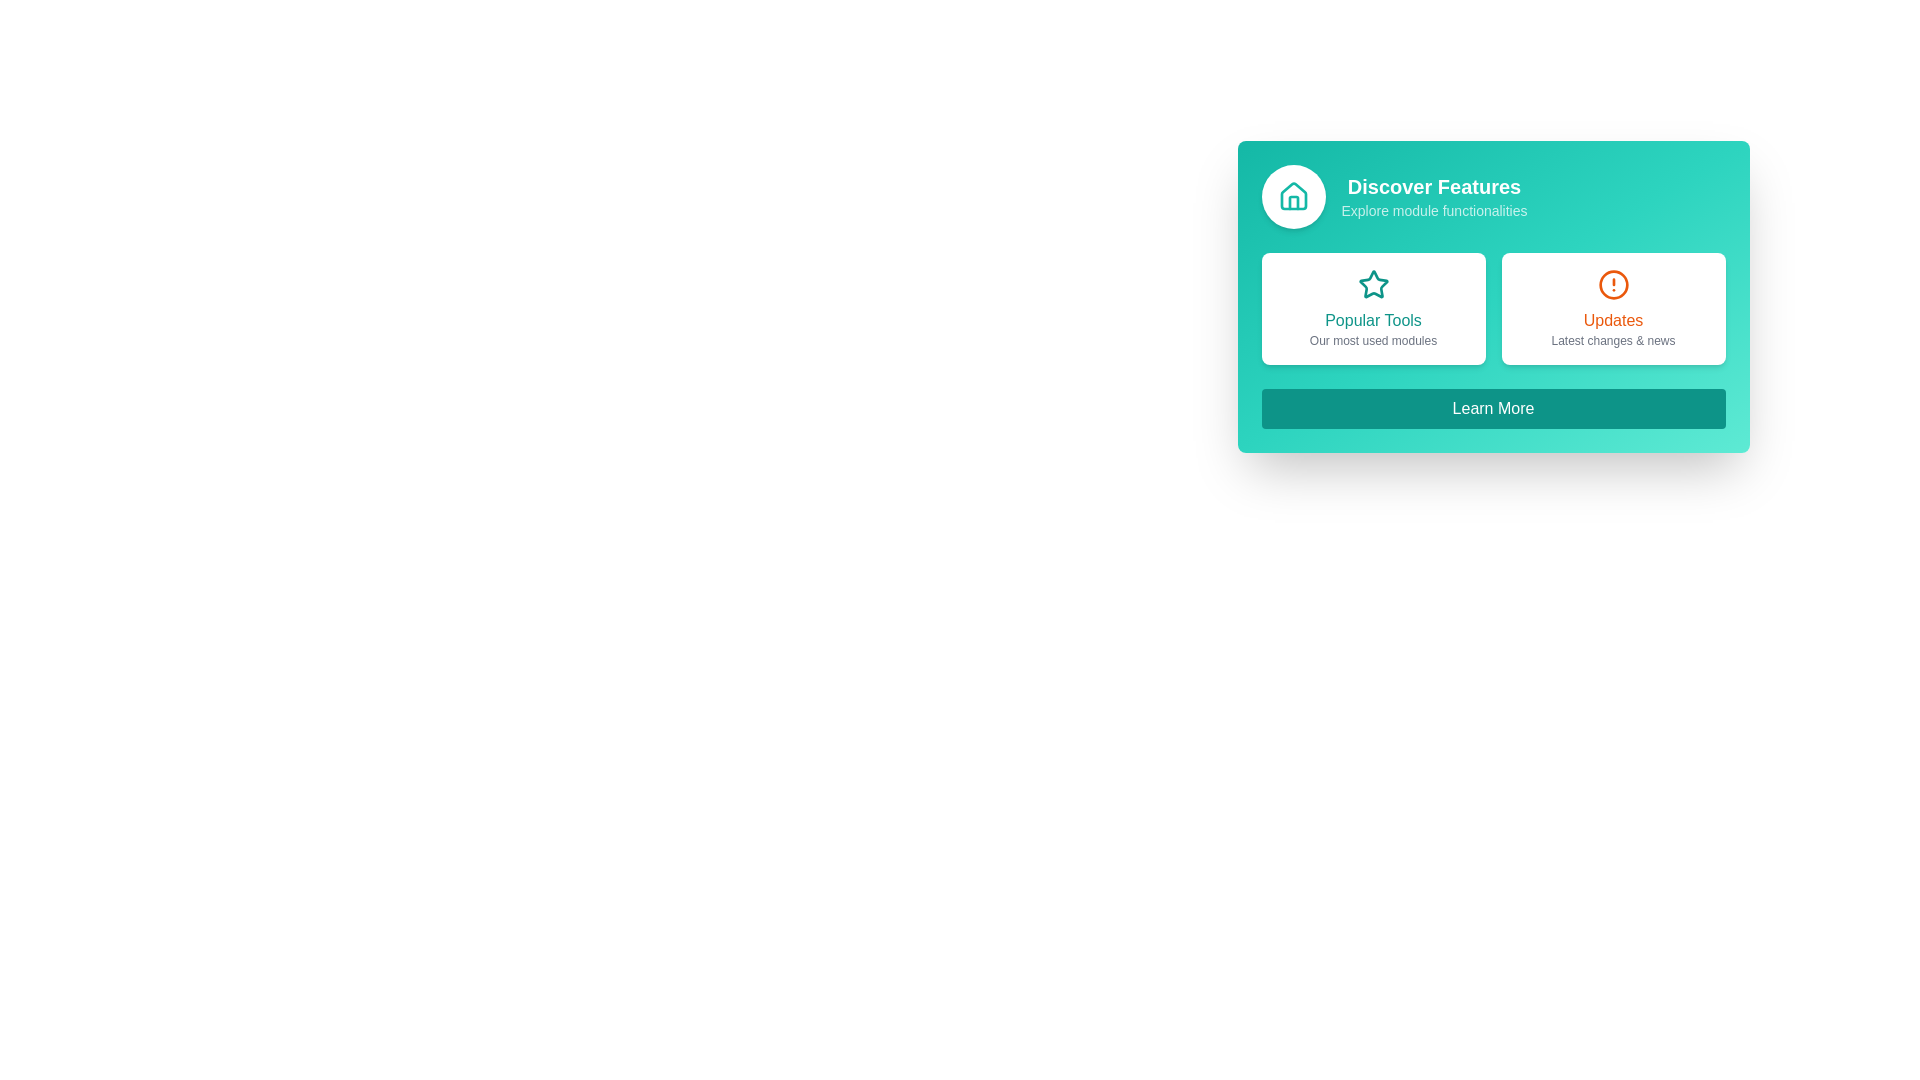  What do you see at coordinates (1613, 285) in the screenshot?
I see `the alert icon located above the 'Updates' text in the card interface` at bounding box center [1613, 285].